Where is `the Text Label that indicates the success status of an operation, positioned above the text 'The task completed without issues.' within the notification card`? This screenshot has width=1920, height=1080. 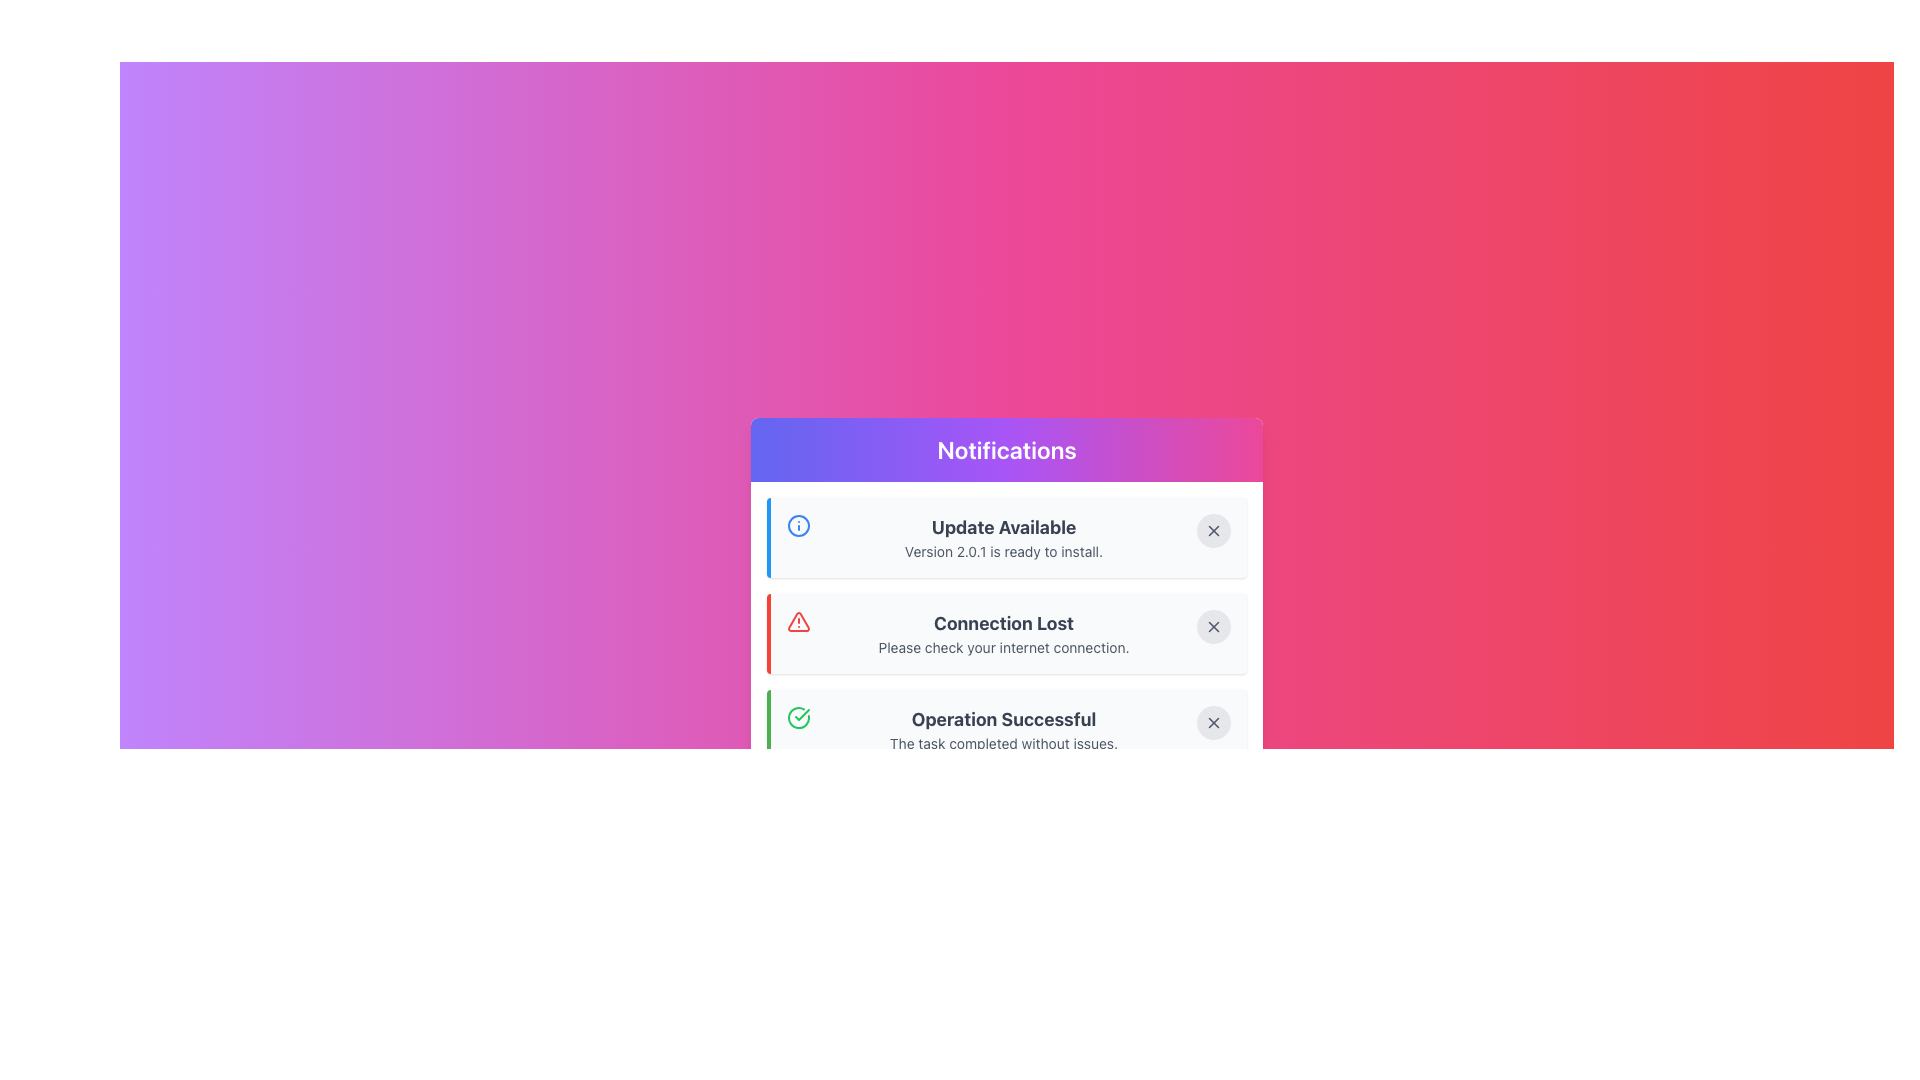
the Text Label that indicates the success status of an operation, positioned above the text 'The task completed without issues.' within the notification card is located at coordinates (1003, 720).